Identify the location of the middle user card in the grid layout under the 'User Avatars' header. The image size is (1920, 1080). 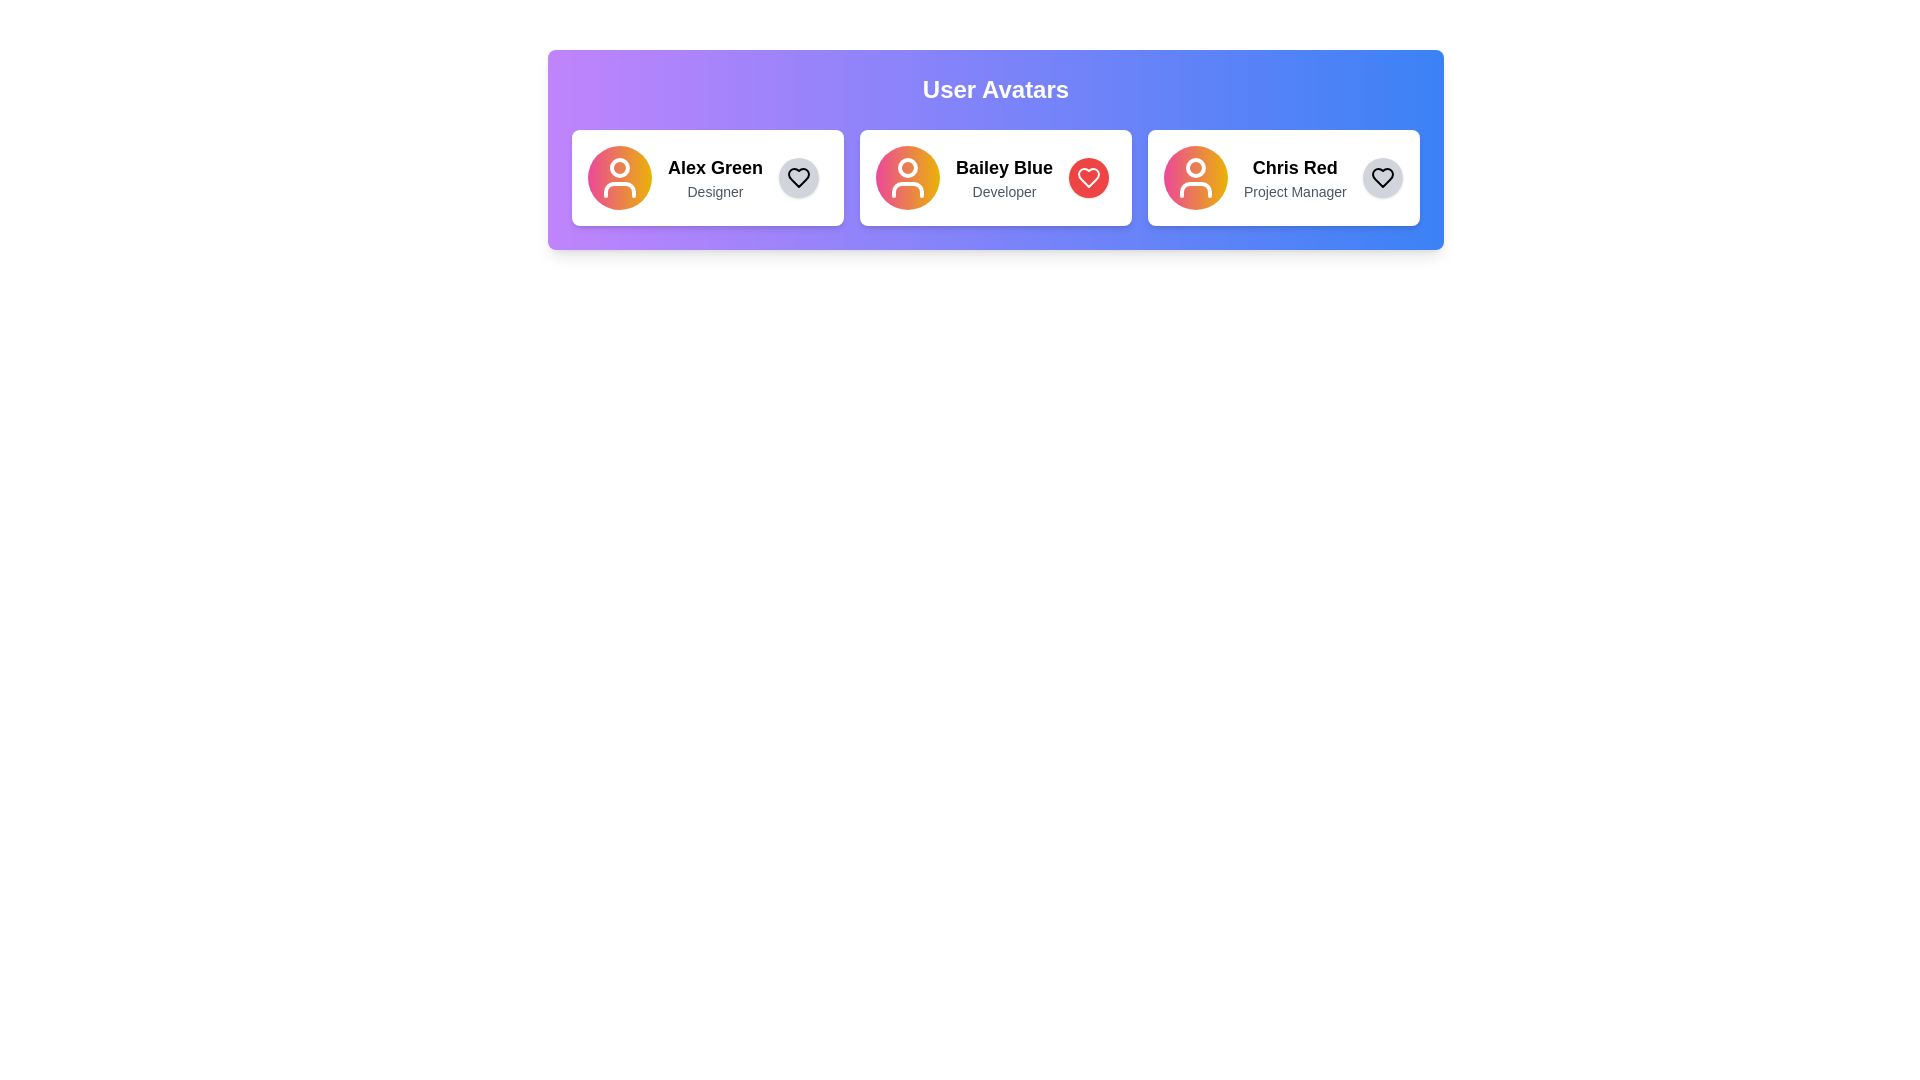
(996, 176).